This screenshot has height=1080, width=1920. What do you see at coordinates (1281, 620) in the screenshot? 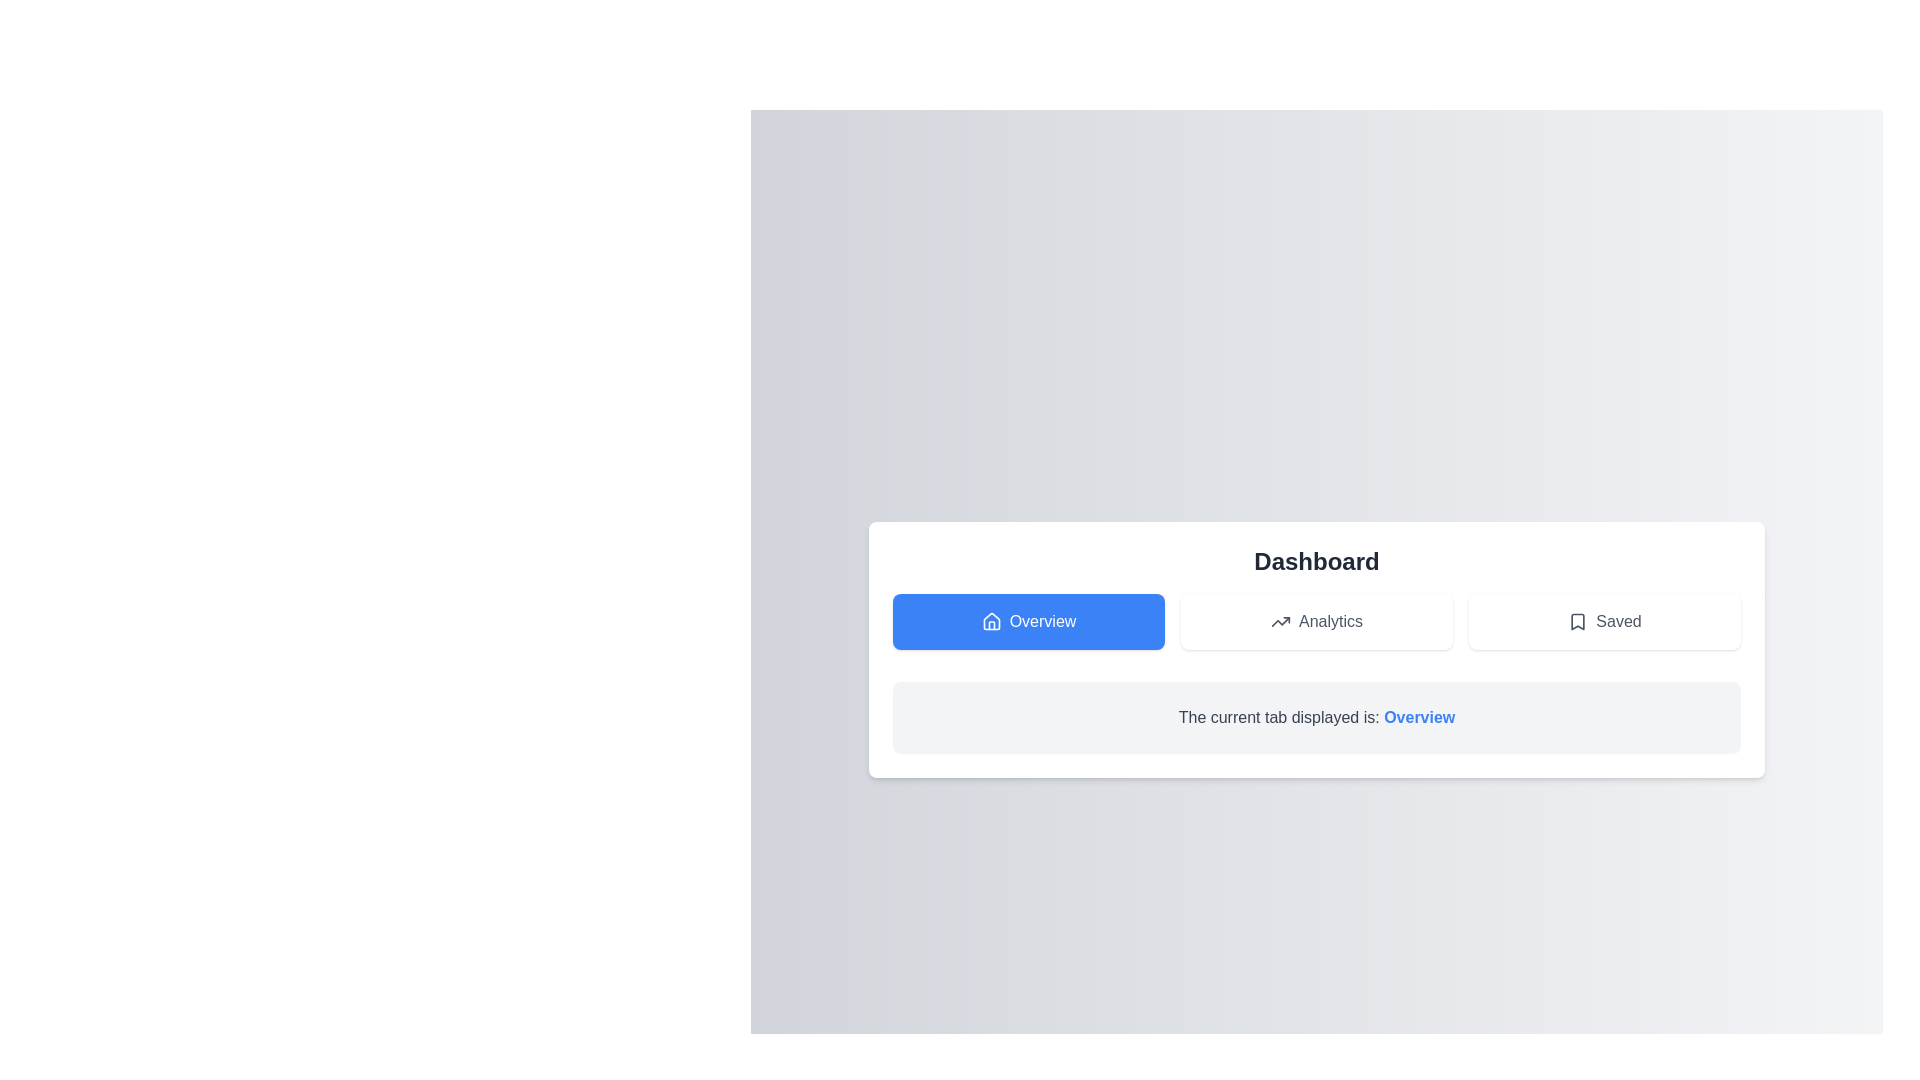
I see `the interactive graphical icon resembling a trending line chart located in the navigation bar under the 'Analytics' tab` at bounding box center [1281, 620].